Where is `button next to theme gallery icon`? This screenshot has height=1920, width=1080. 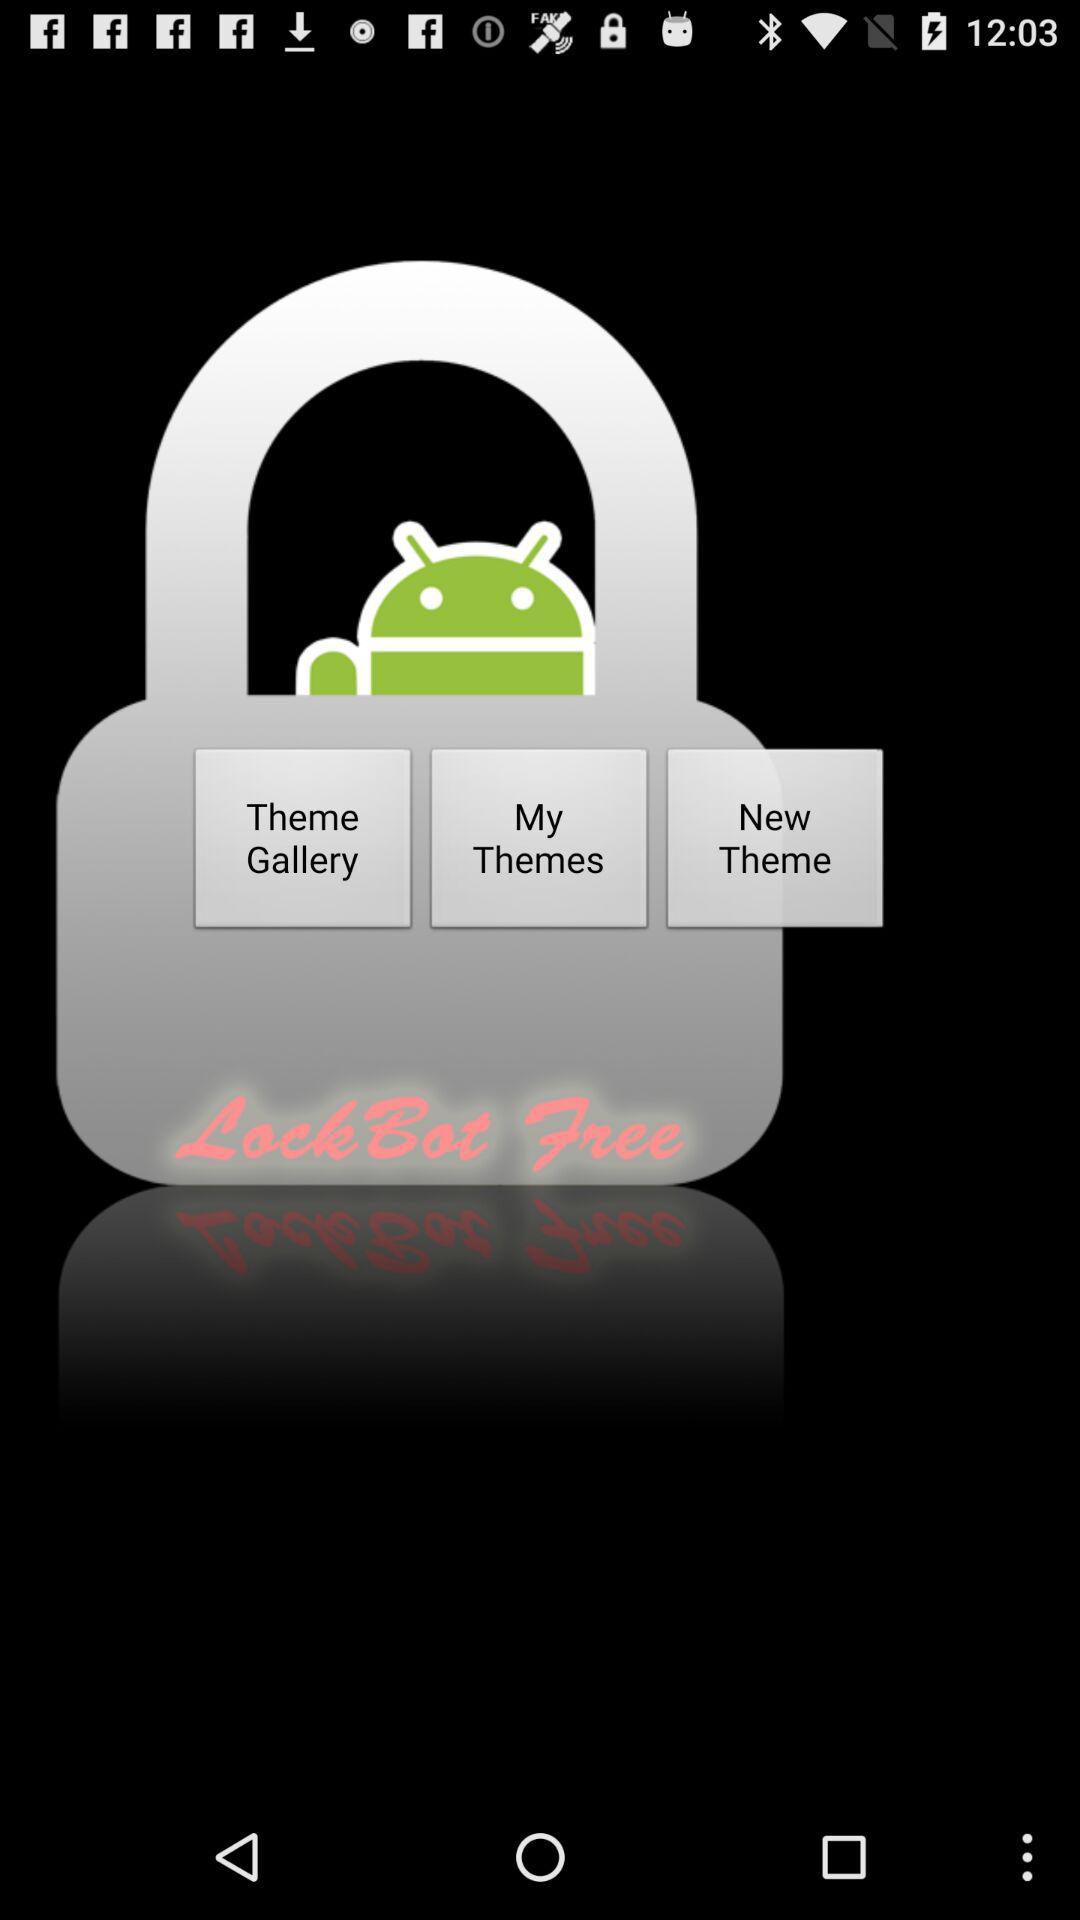 button next to theme gallery icon is located at coordinates (538, 844).